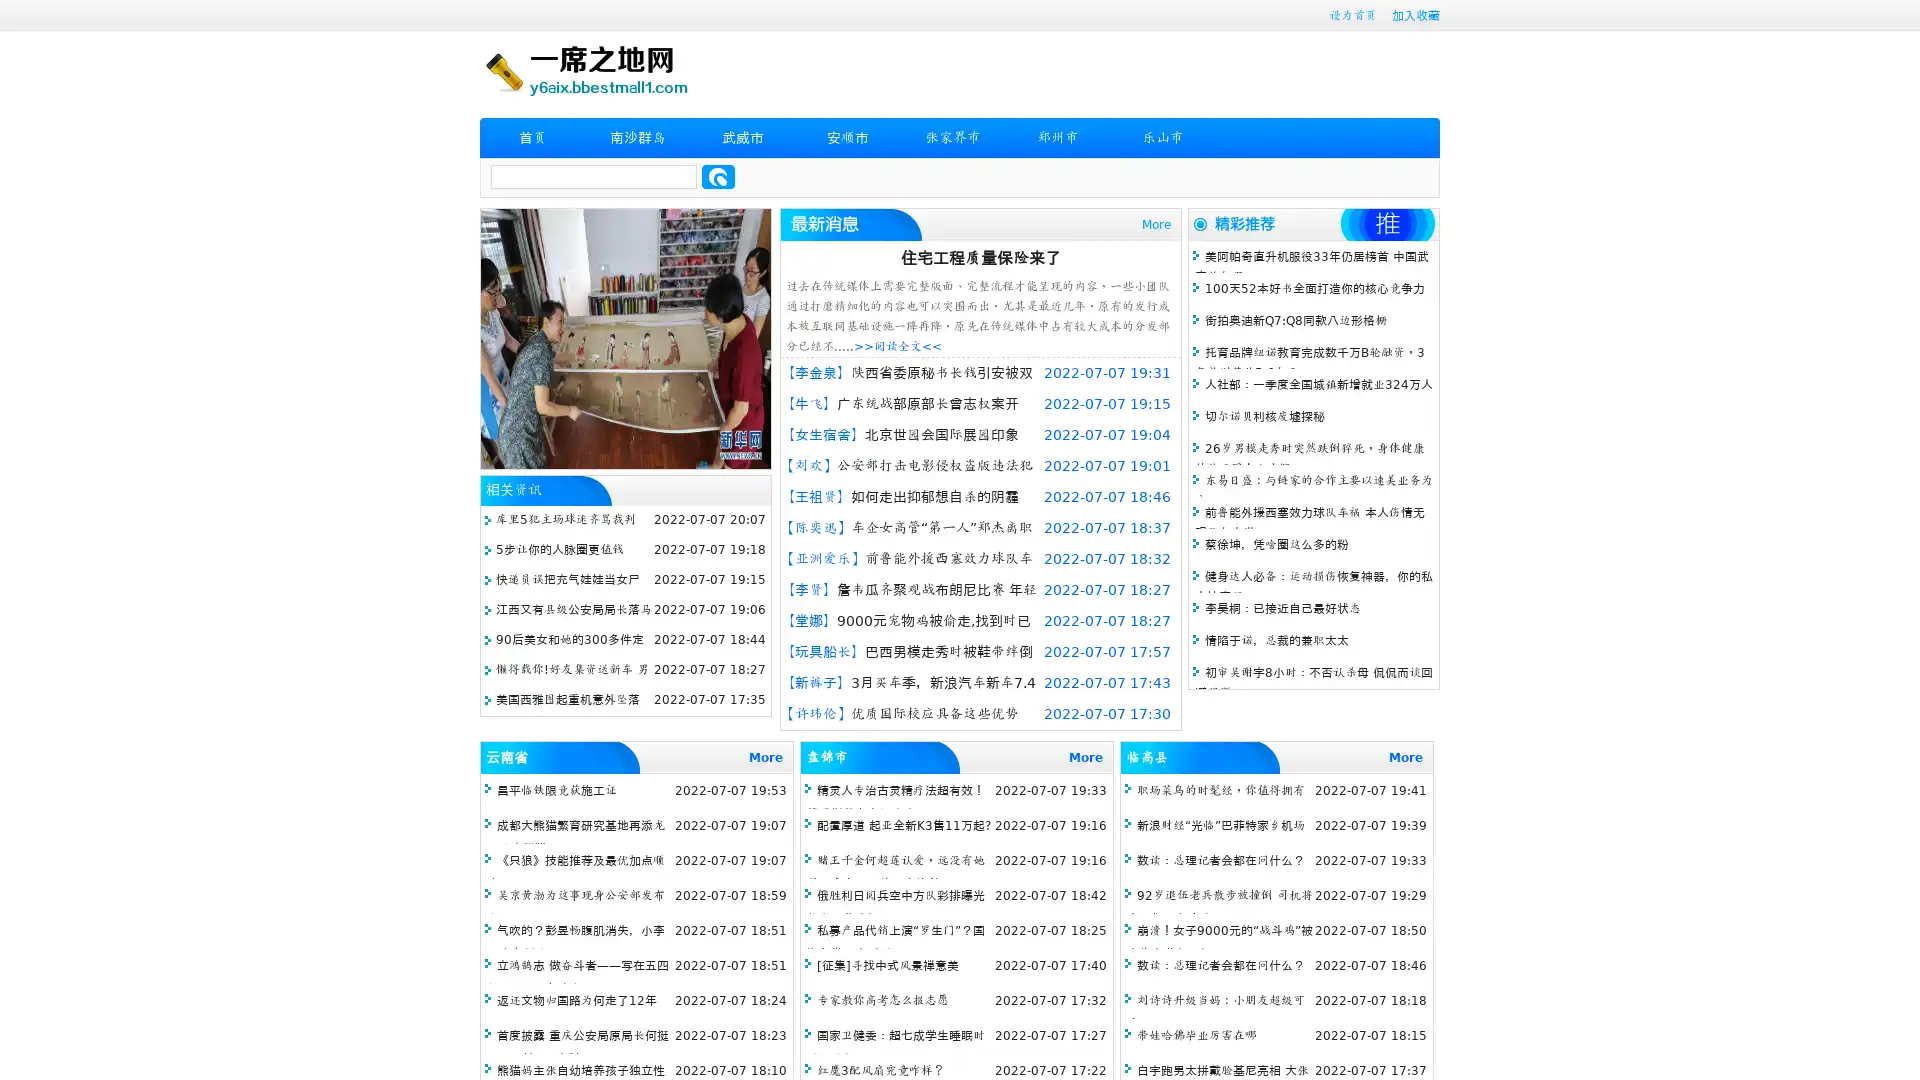 This screenshot has width=1920, height=1080. What do you see at coordinates (718, 176) in the screenshot?
I see `Search` at bounding box center [718, 176].